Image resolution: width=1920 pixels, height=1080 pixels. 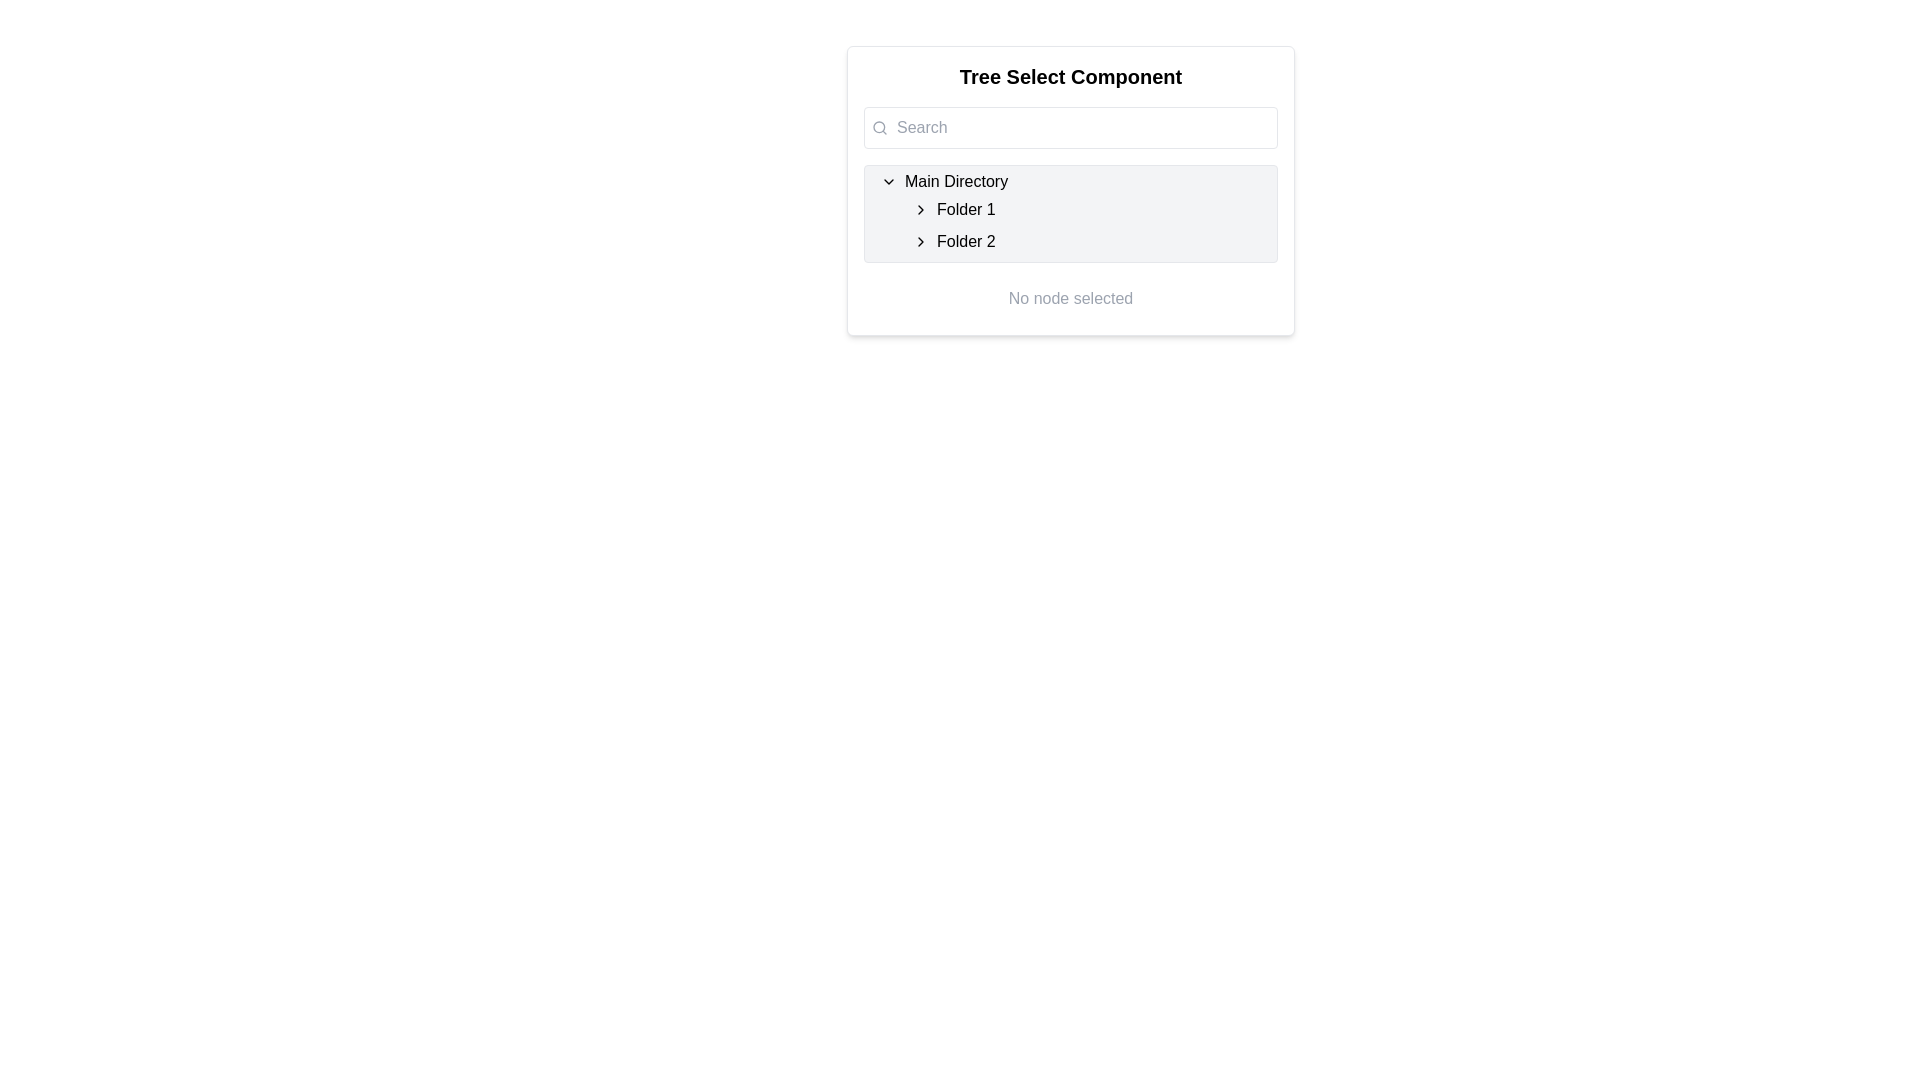 I want to click on the chevron-right icon next to 'Folder 2' in the hierarchy panel, so click(x=920, y=241).